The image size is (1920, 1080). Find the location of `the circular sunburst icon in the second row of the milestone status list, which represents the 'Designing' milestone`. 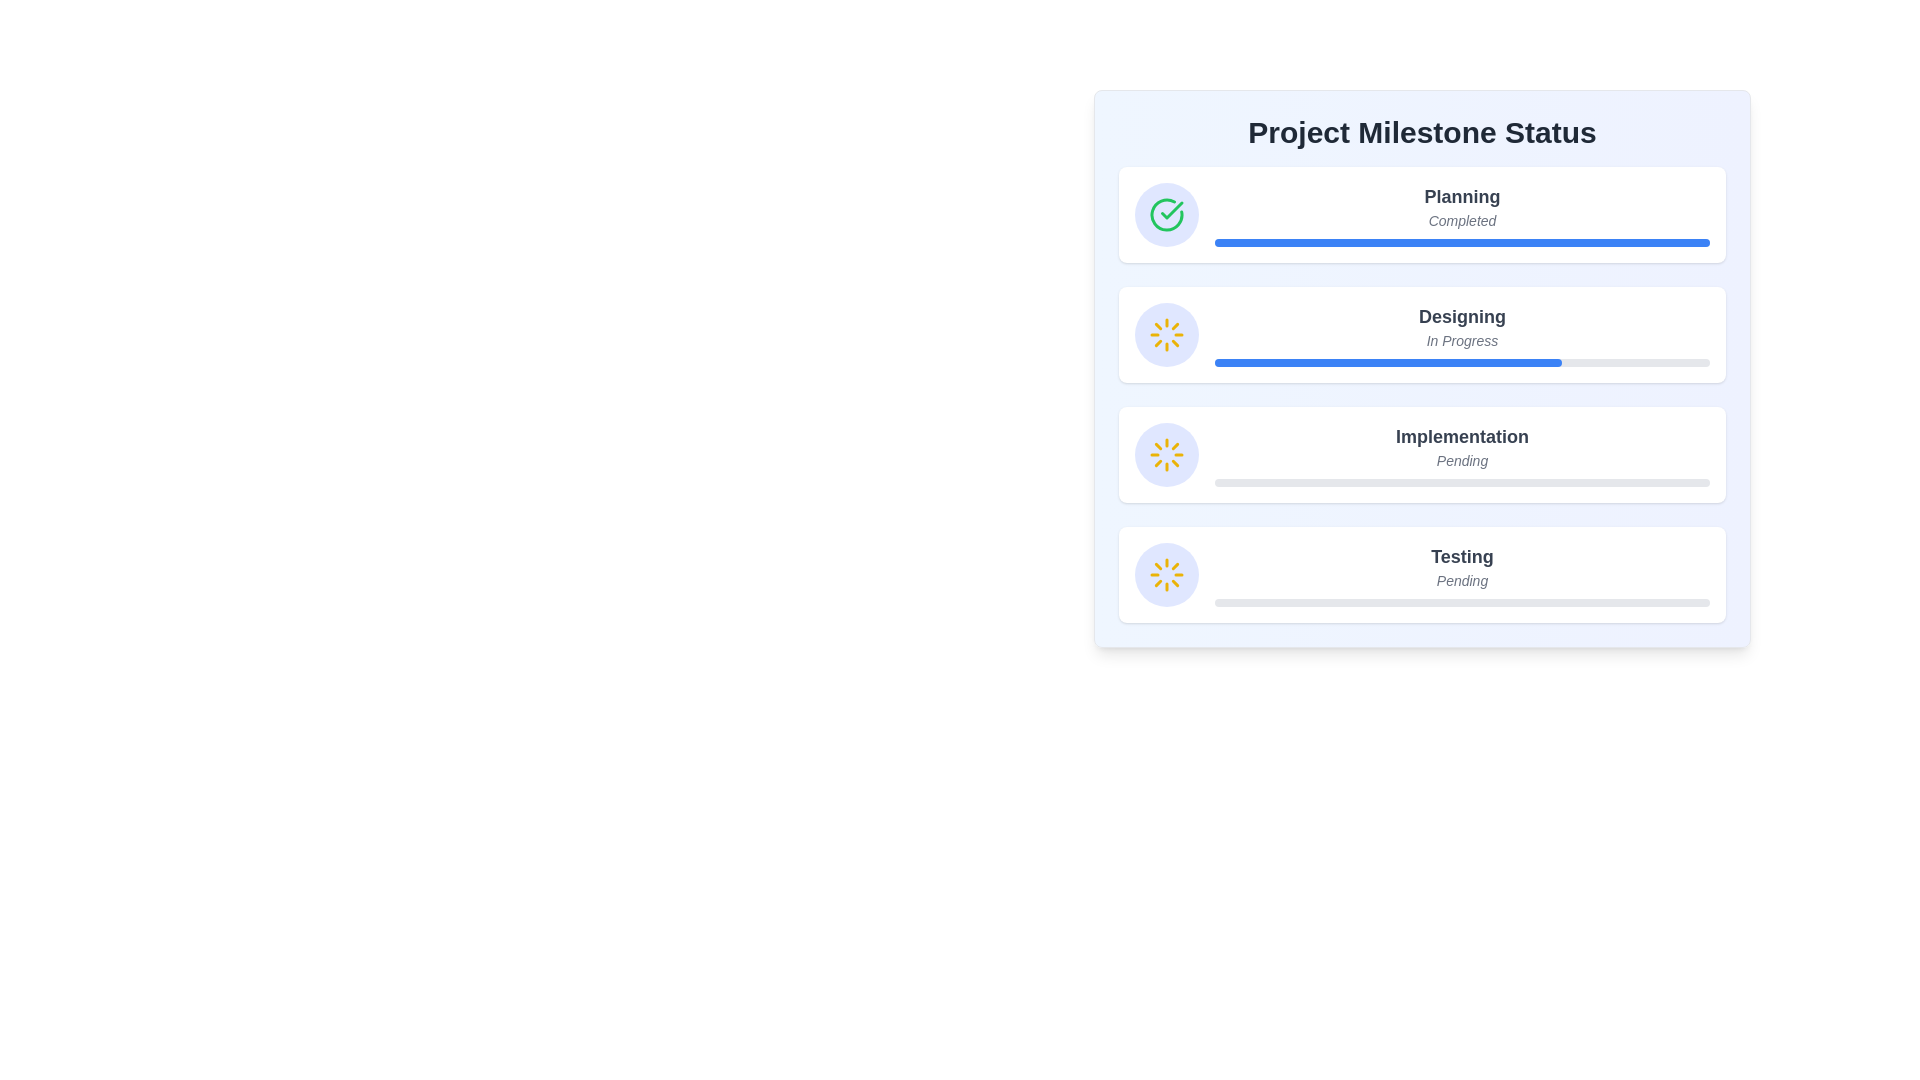

the circular sunburst icon in the second row of the milestone status list, which represents the 'Designing' milestone is located at coordinates (1166, 334).